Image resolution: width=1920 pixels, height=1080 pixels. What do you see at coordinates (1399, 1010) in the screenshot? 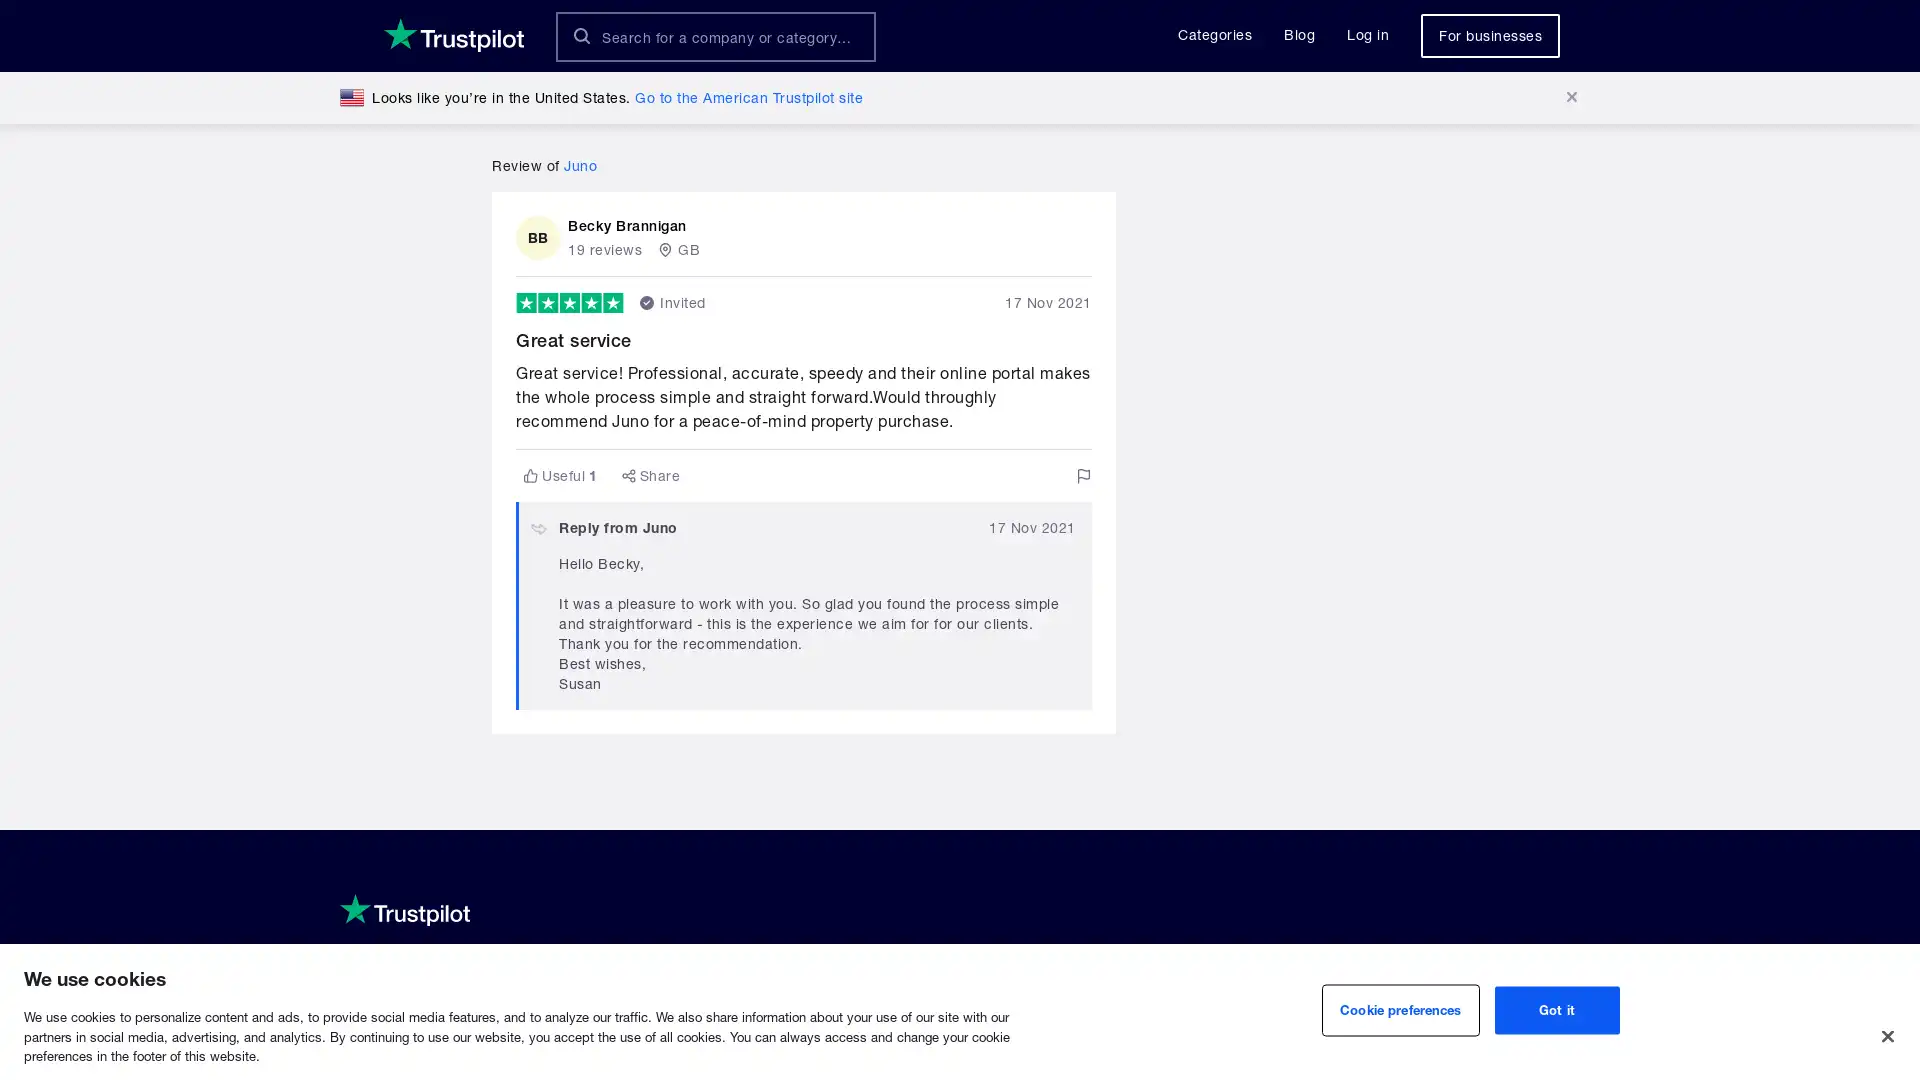
I see `Cookie preferences` at bounding box center [1399, 1010].